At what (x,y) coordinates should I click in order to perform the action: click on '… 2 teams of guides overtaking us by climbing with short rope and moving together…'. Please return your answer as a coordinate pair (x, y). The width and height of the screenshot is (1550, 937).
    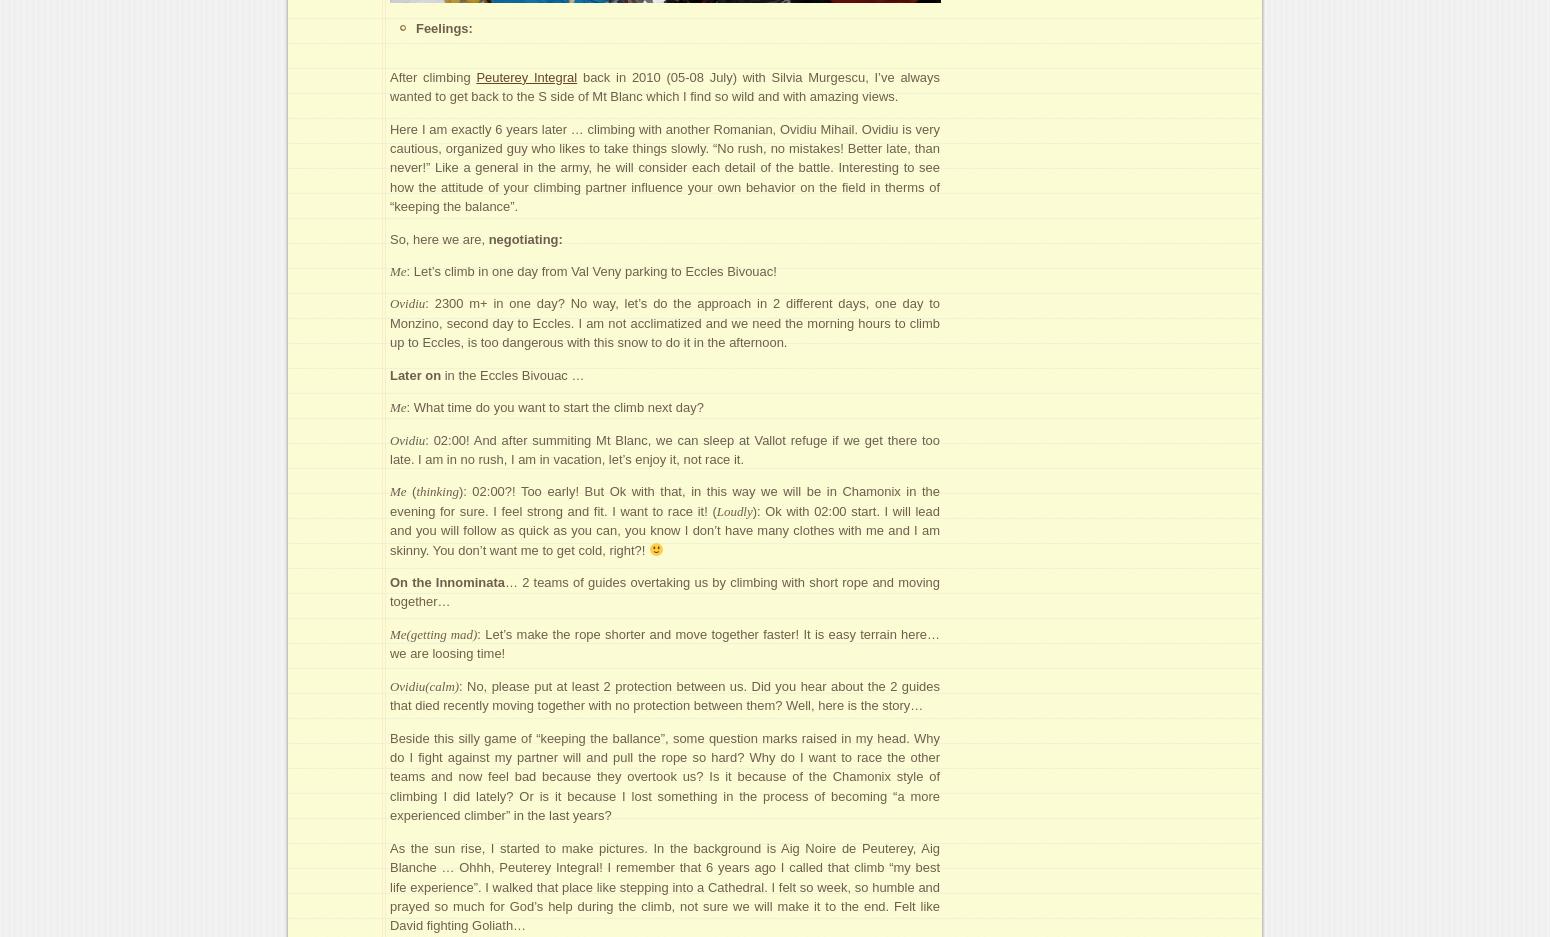
    Looking at the image, I should click on (389, 590).